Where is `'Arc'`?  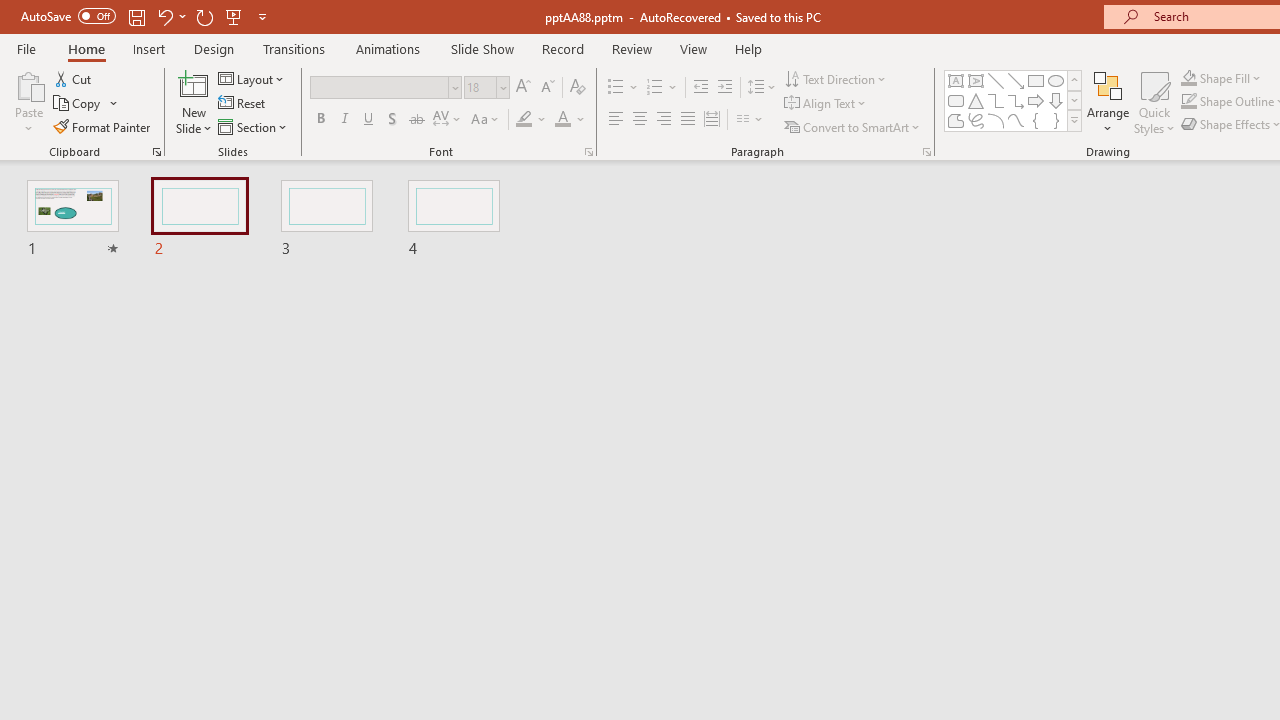
'Arc' is located at coordinates (995, 120).